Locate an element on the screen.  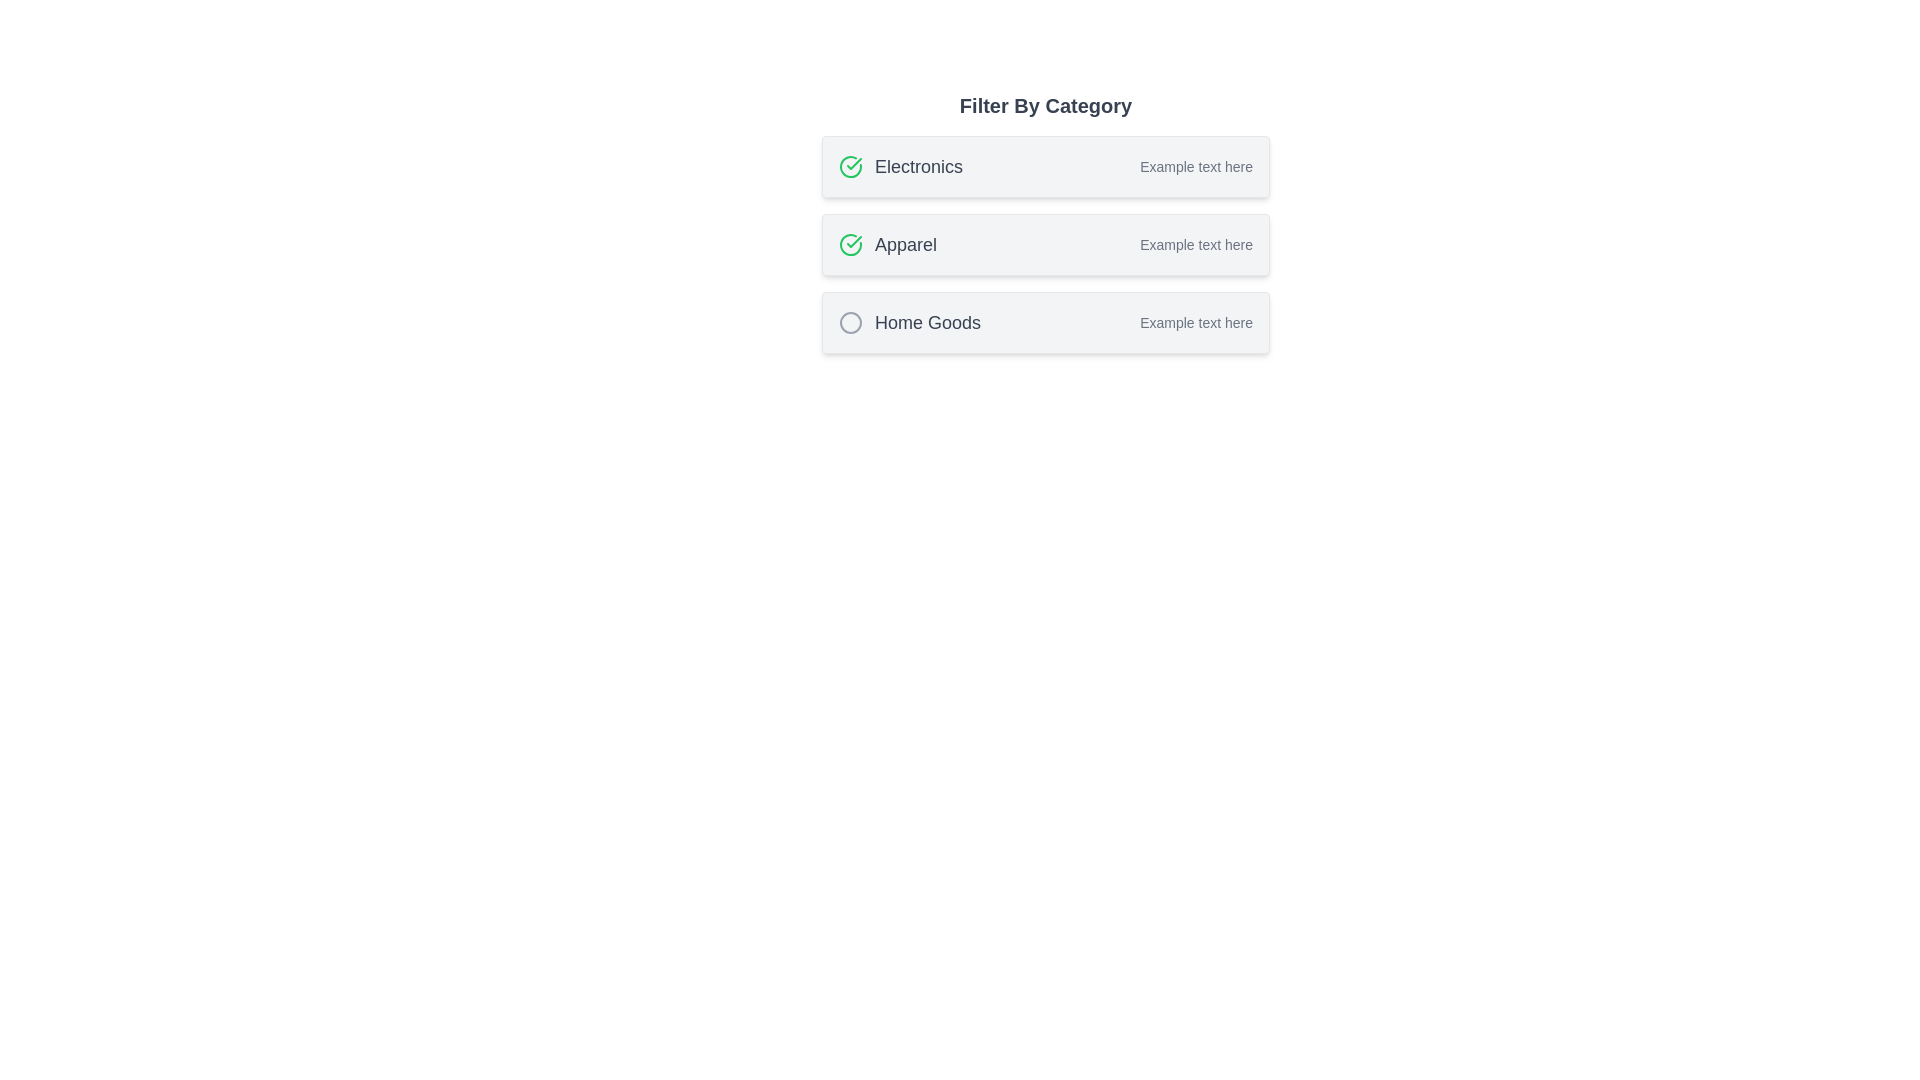
the 'Apparel' selectable category card, which is the second card in a vertical list of three categories, to interact with it is located at coordinates (1045, 244).